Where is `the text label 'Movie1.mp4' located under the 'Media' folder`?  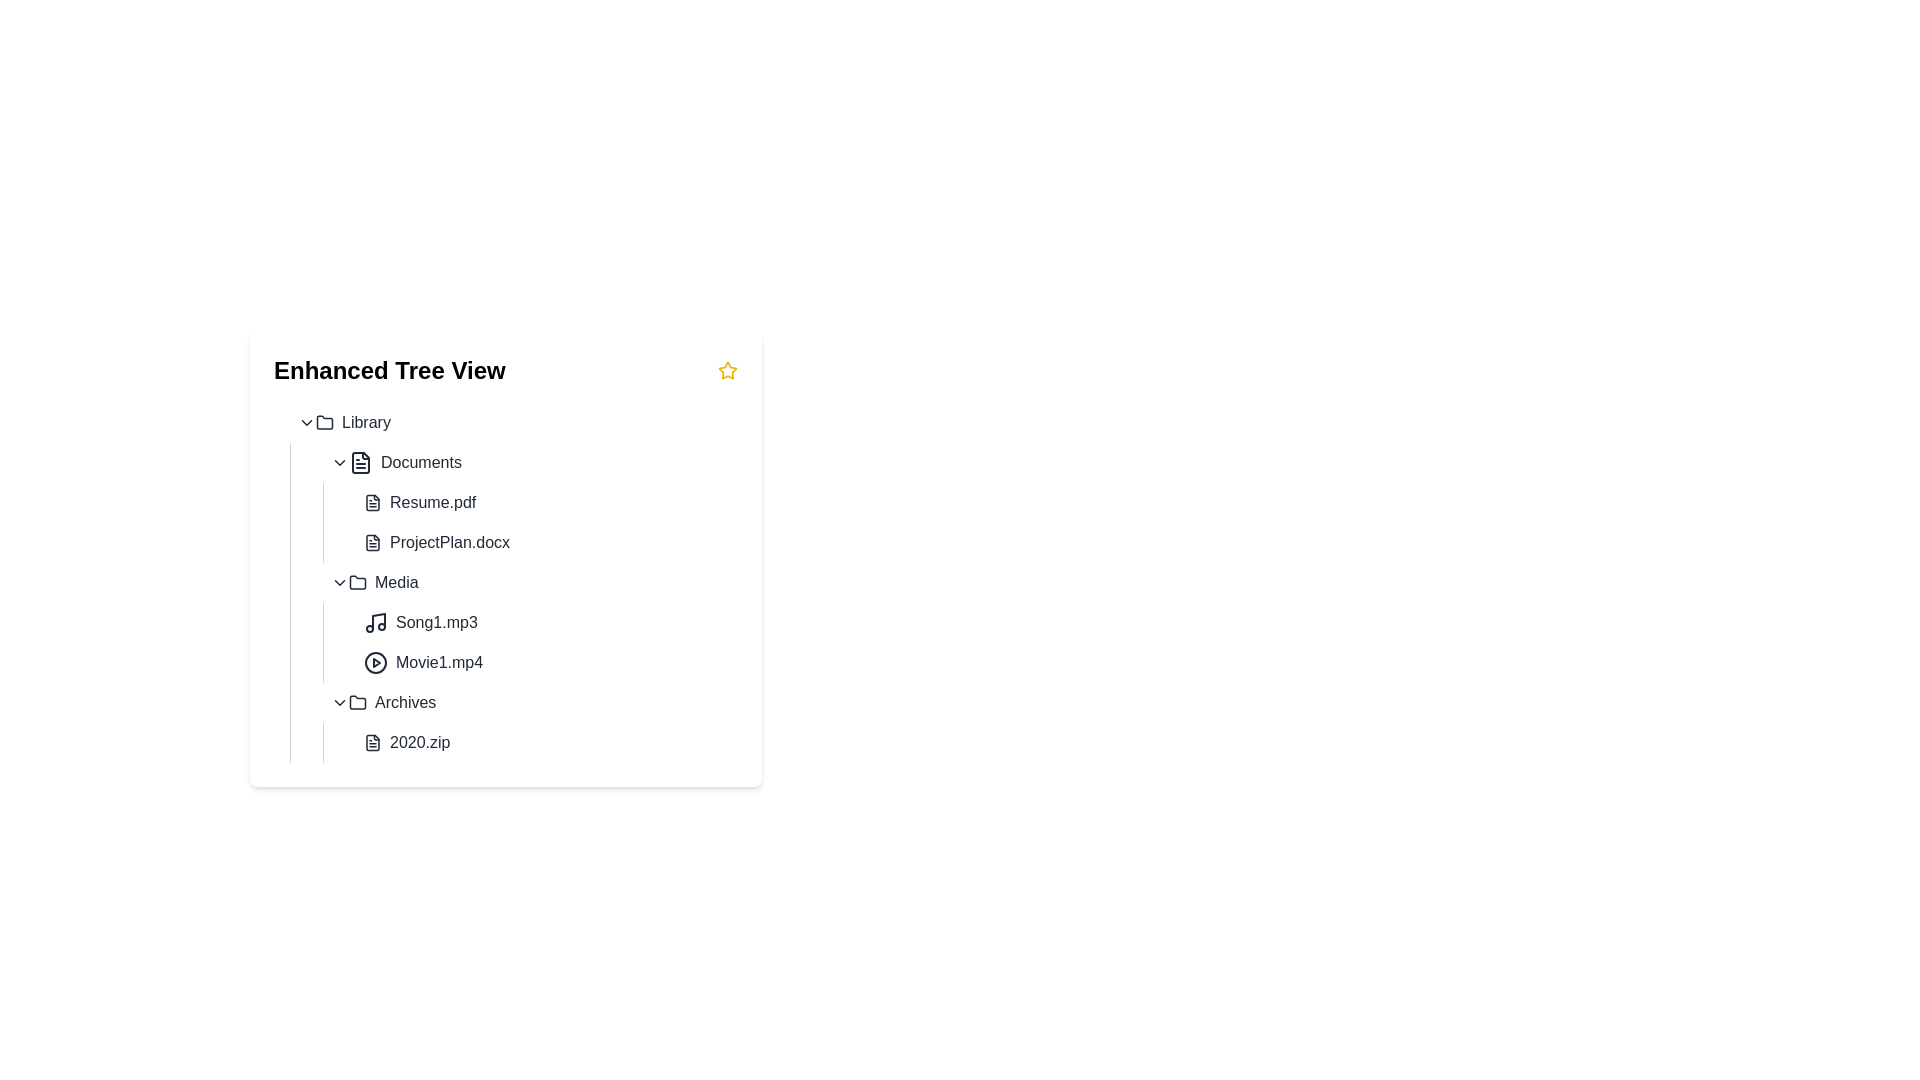 the text label 'Movie1.mp4' located under the 'Media' folder is located at coordinates (438, 663).